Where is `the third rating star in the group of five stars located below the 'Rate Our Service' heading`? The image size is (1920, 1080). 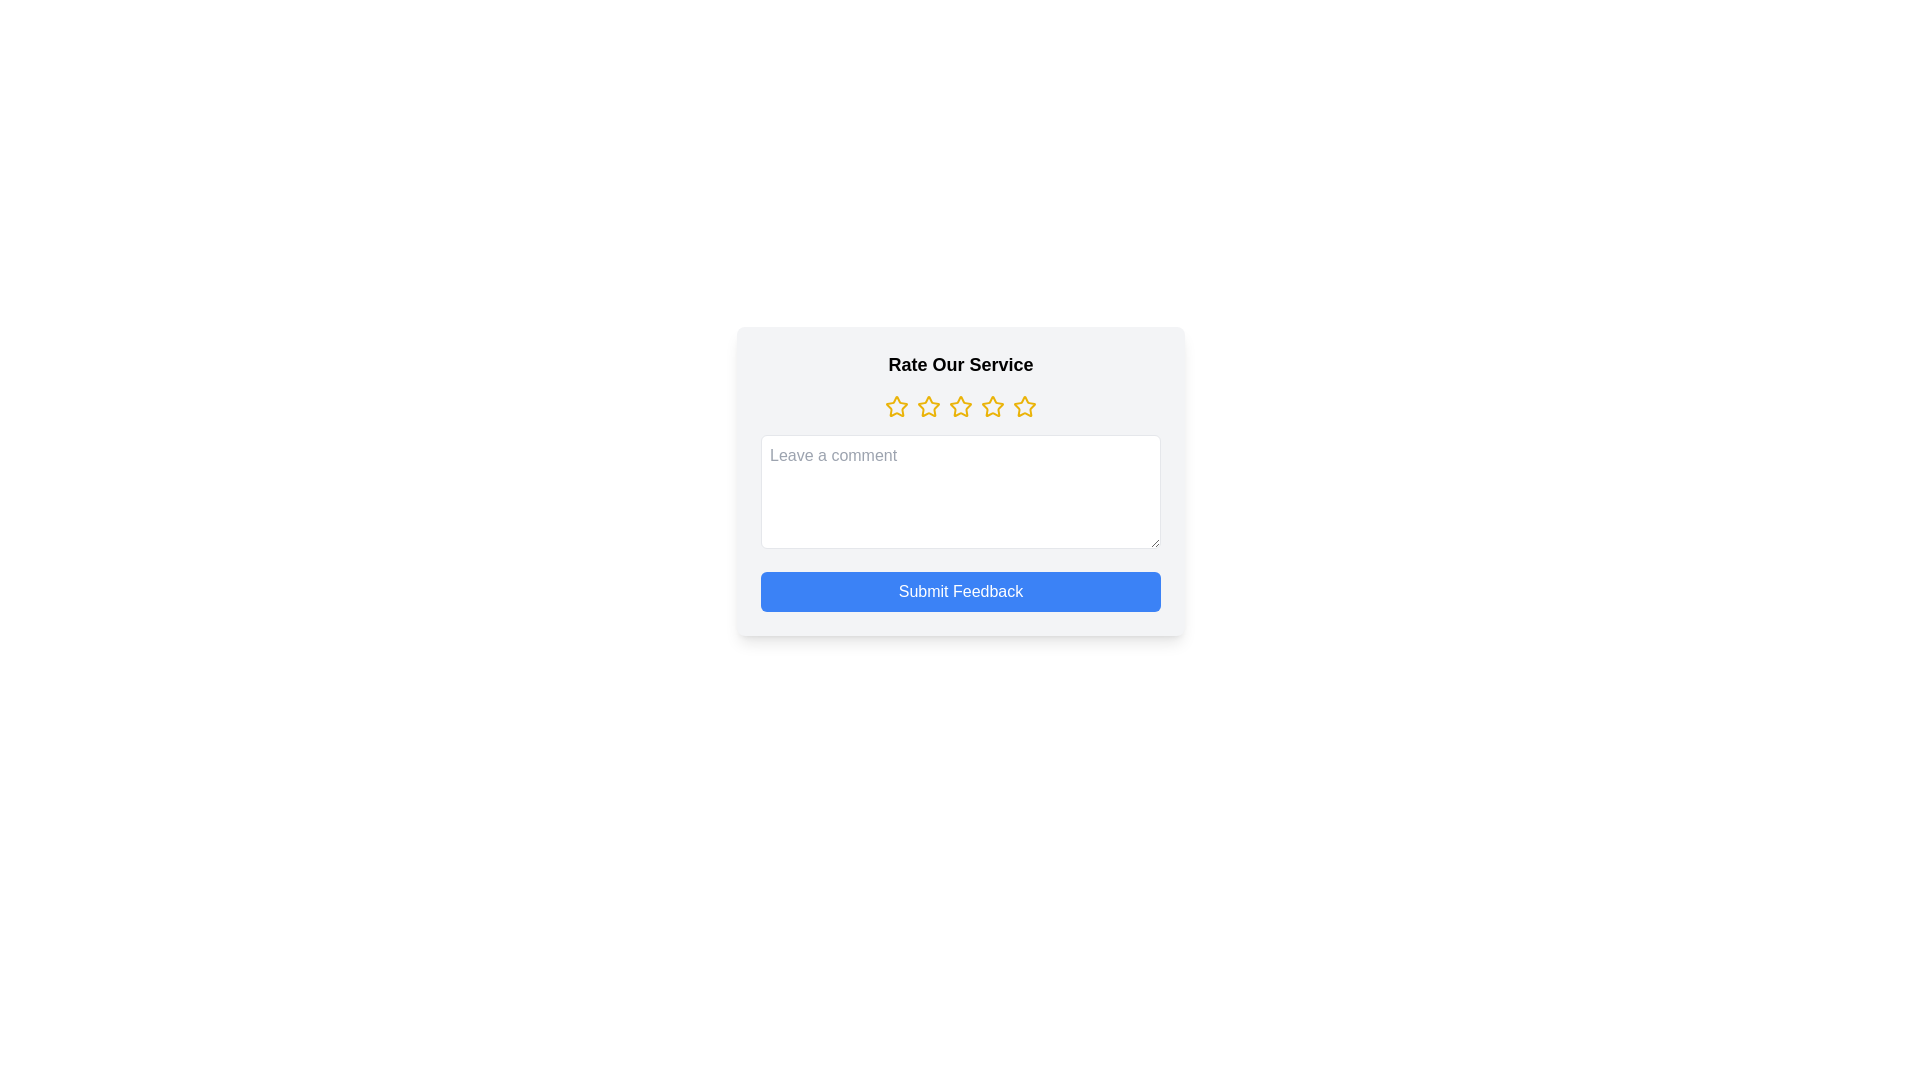
the third rating star in the group of five stars located below the 'Rate Our Service' heading is located at coordinates (928, 405).